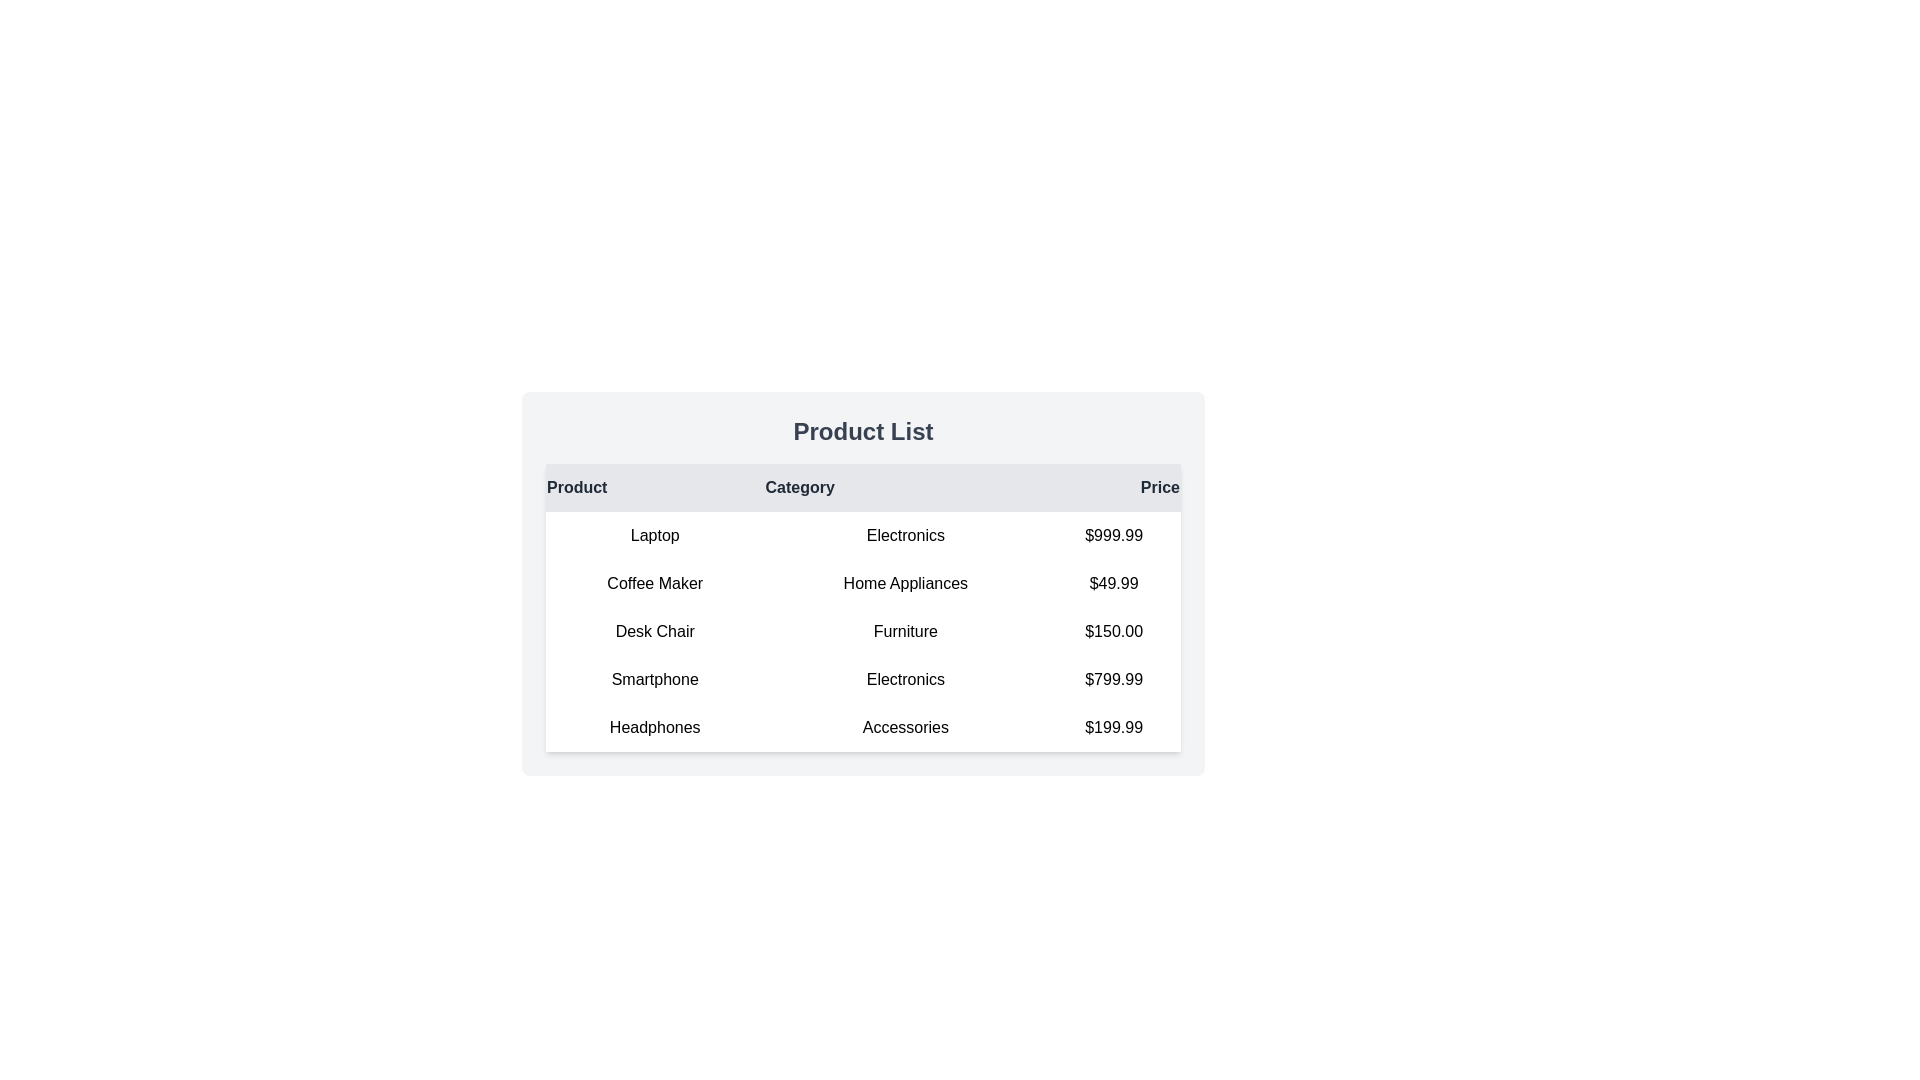  I want to click on text content of the table row displaying the product 'Headphones' in the last row of the product list under the 'Product List' header, so click(863, 728).